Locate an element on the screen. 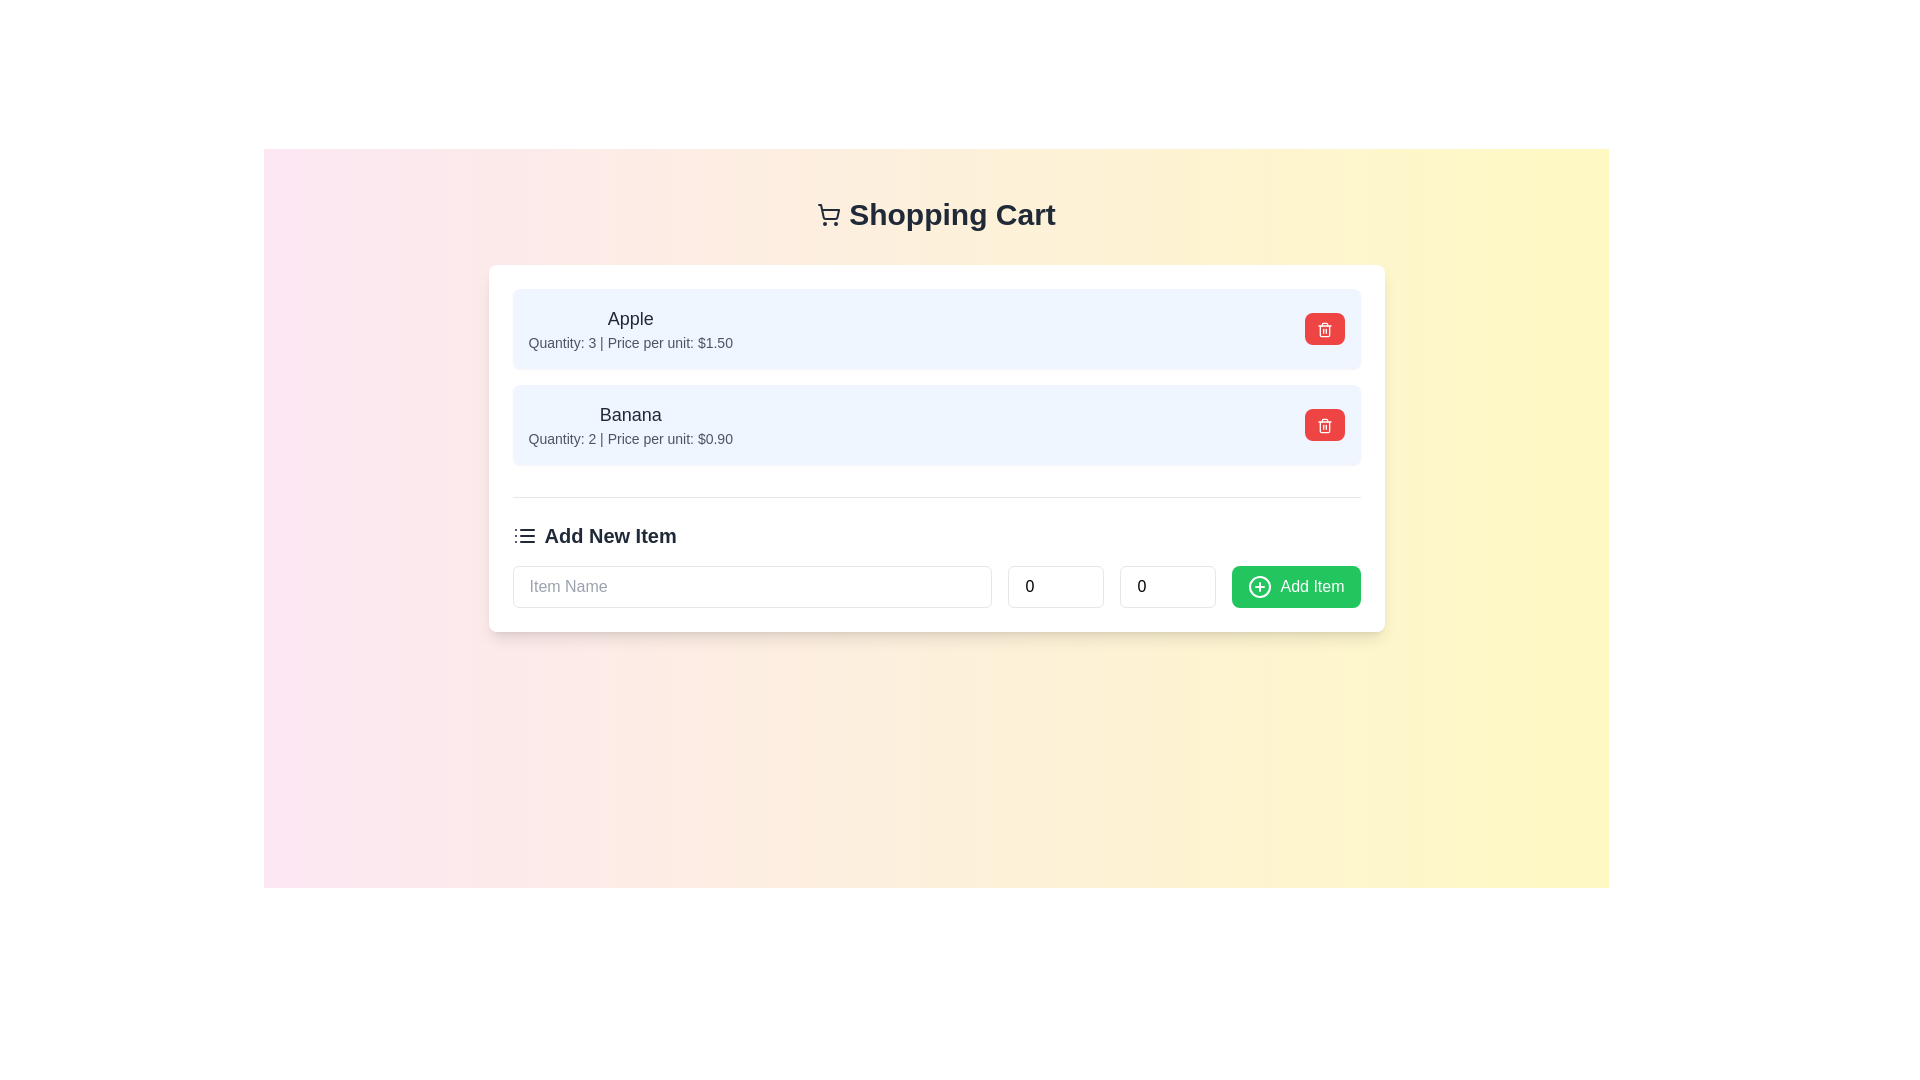 This screenshot has width=1920, height=1080. the circular icon for the 'Add Item' button located in the bottom-right region of the shopping cart interface, under the 'Add New Item' section is located at coordinates (1259, 585).